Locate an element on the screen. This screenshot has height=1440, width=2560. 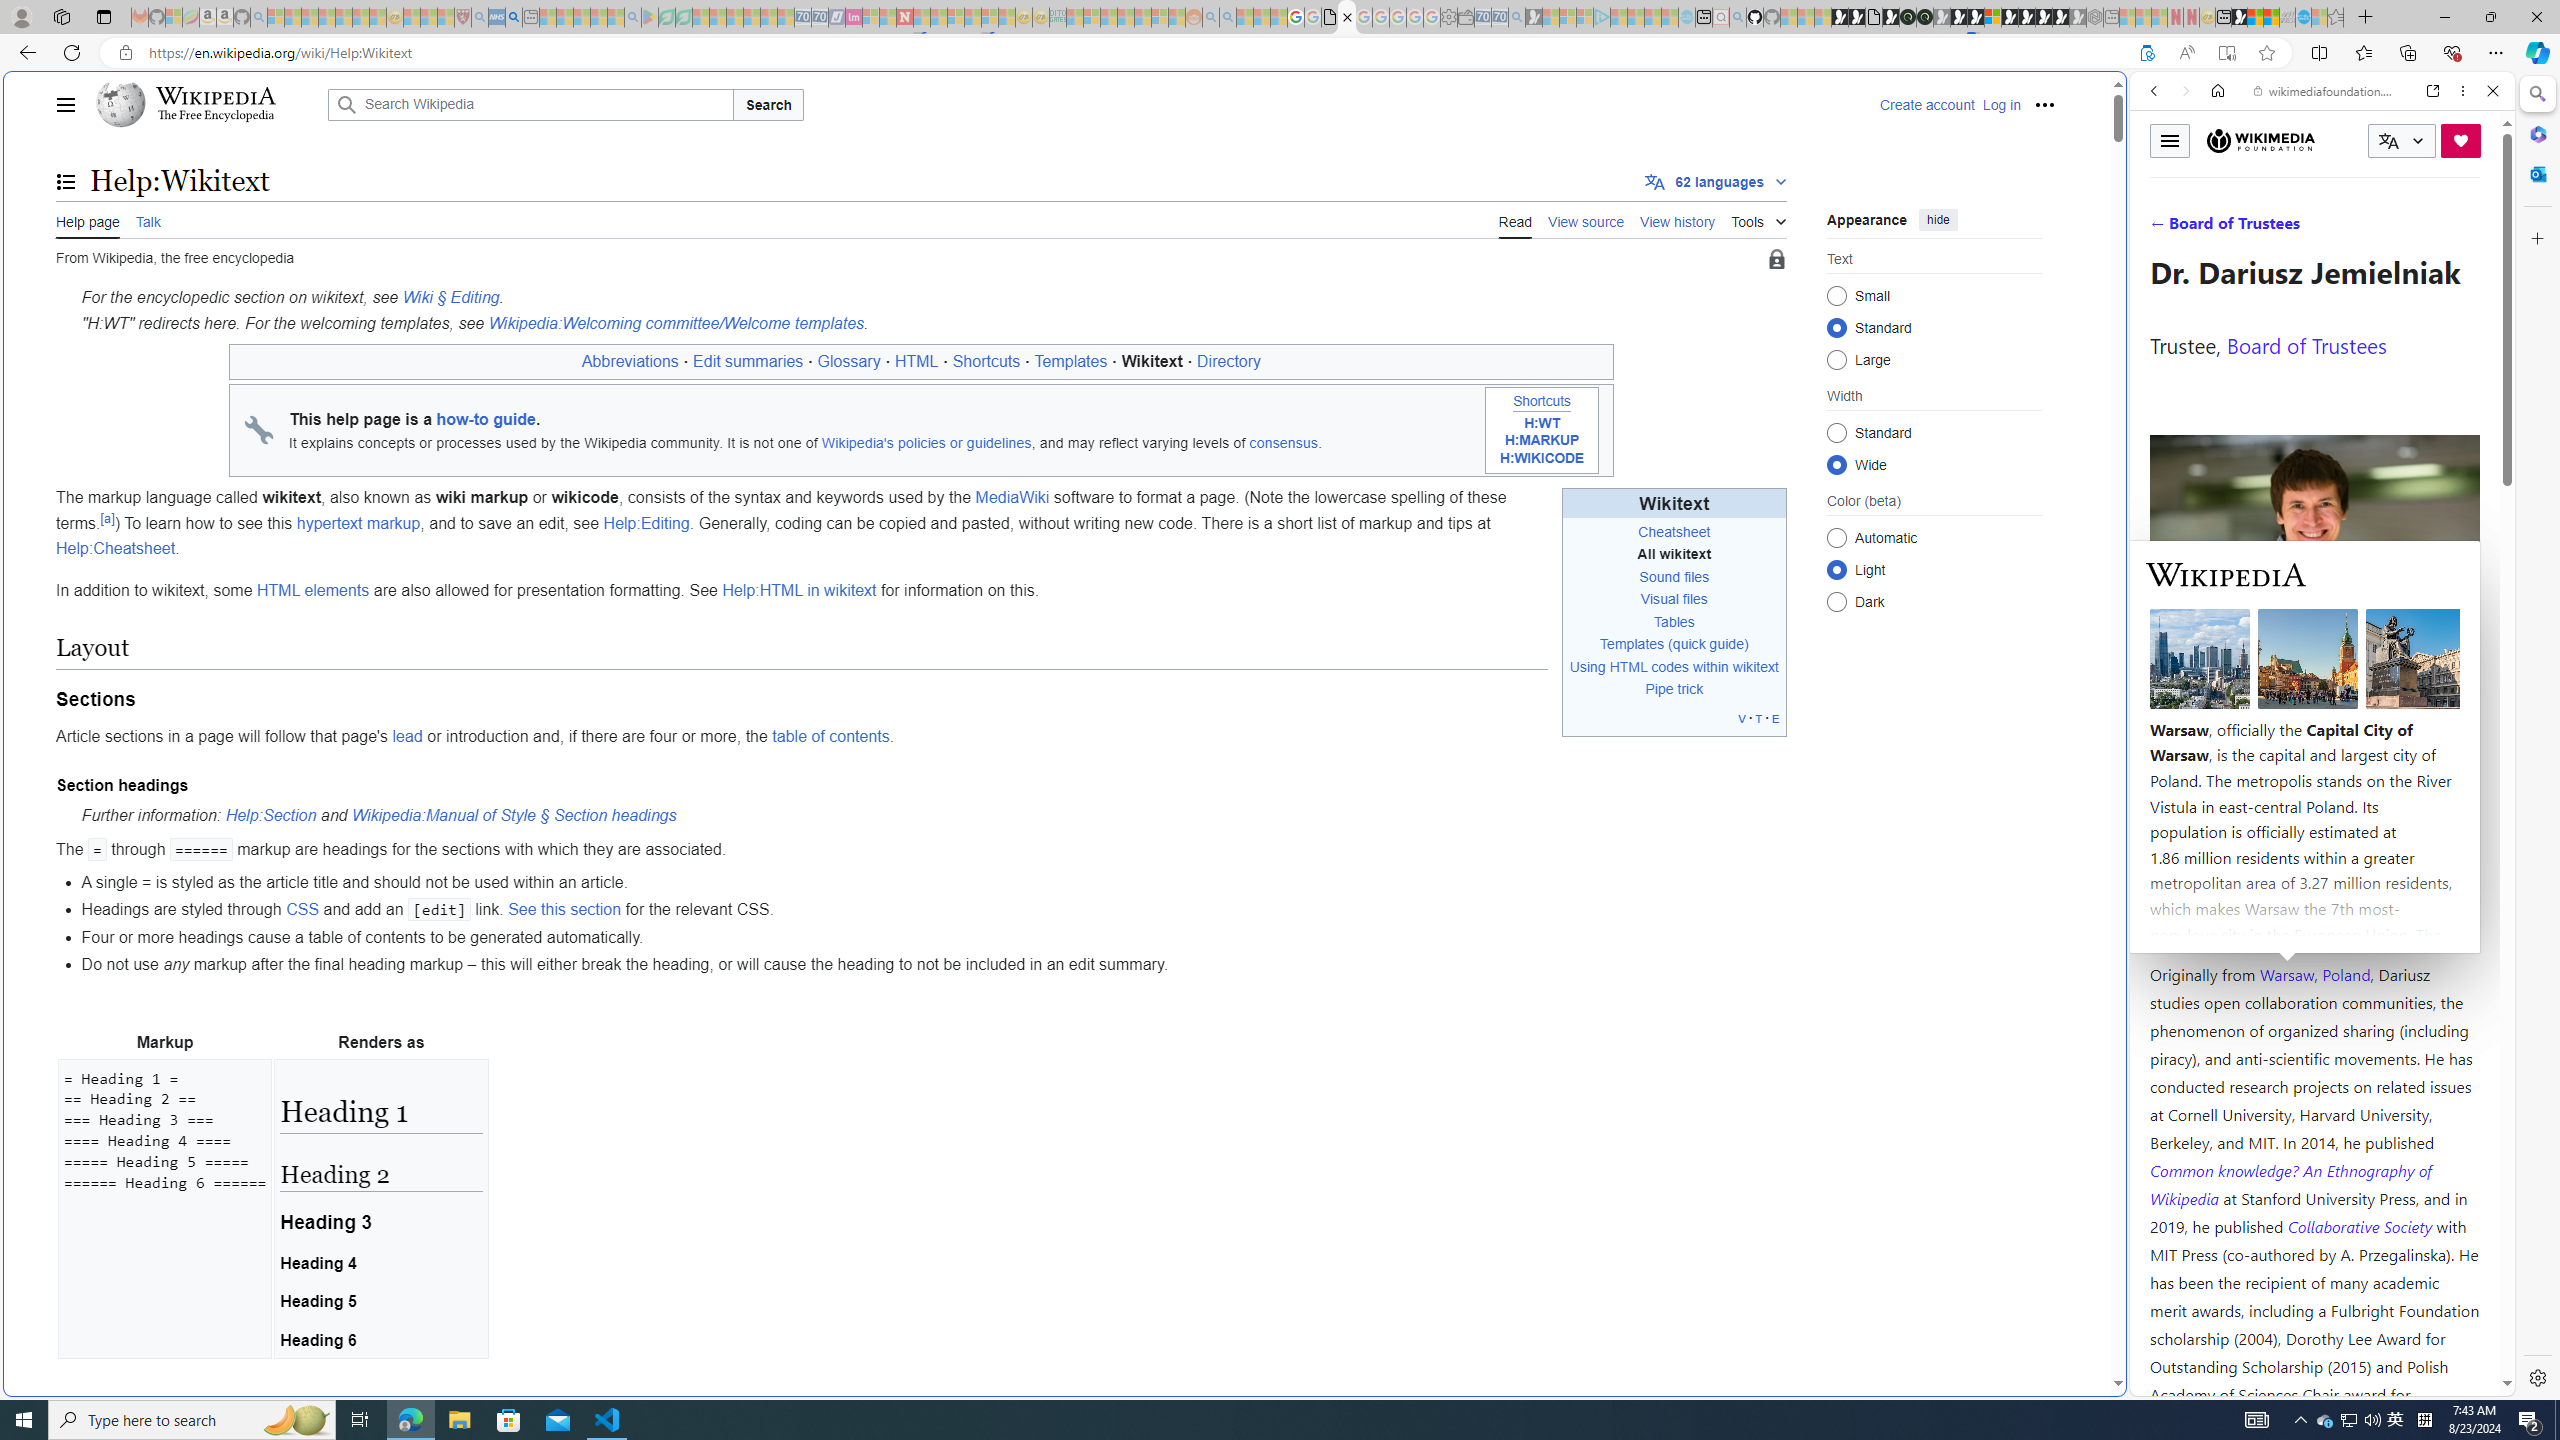
'Log in' is located at coordinates (2000, 103).